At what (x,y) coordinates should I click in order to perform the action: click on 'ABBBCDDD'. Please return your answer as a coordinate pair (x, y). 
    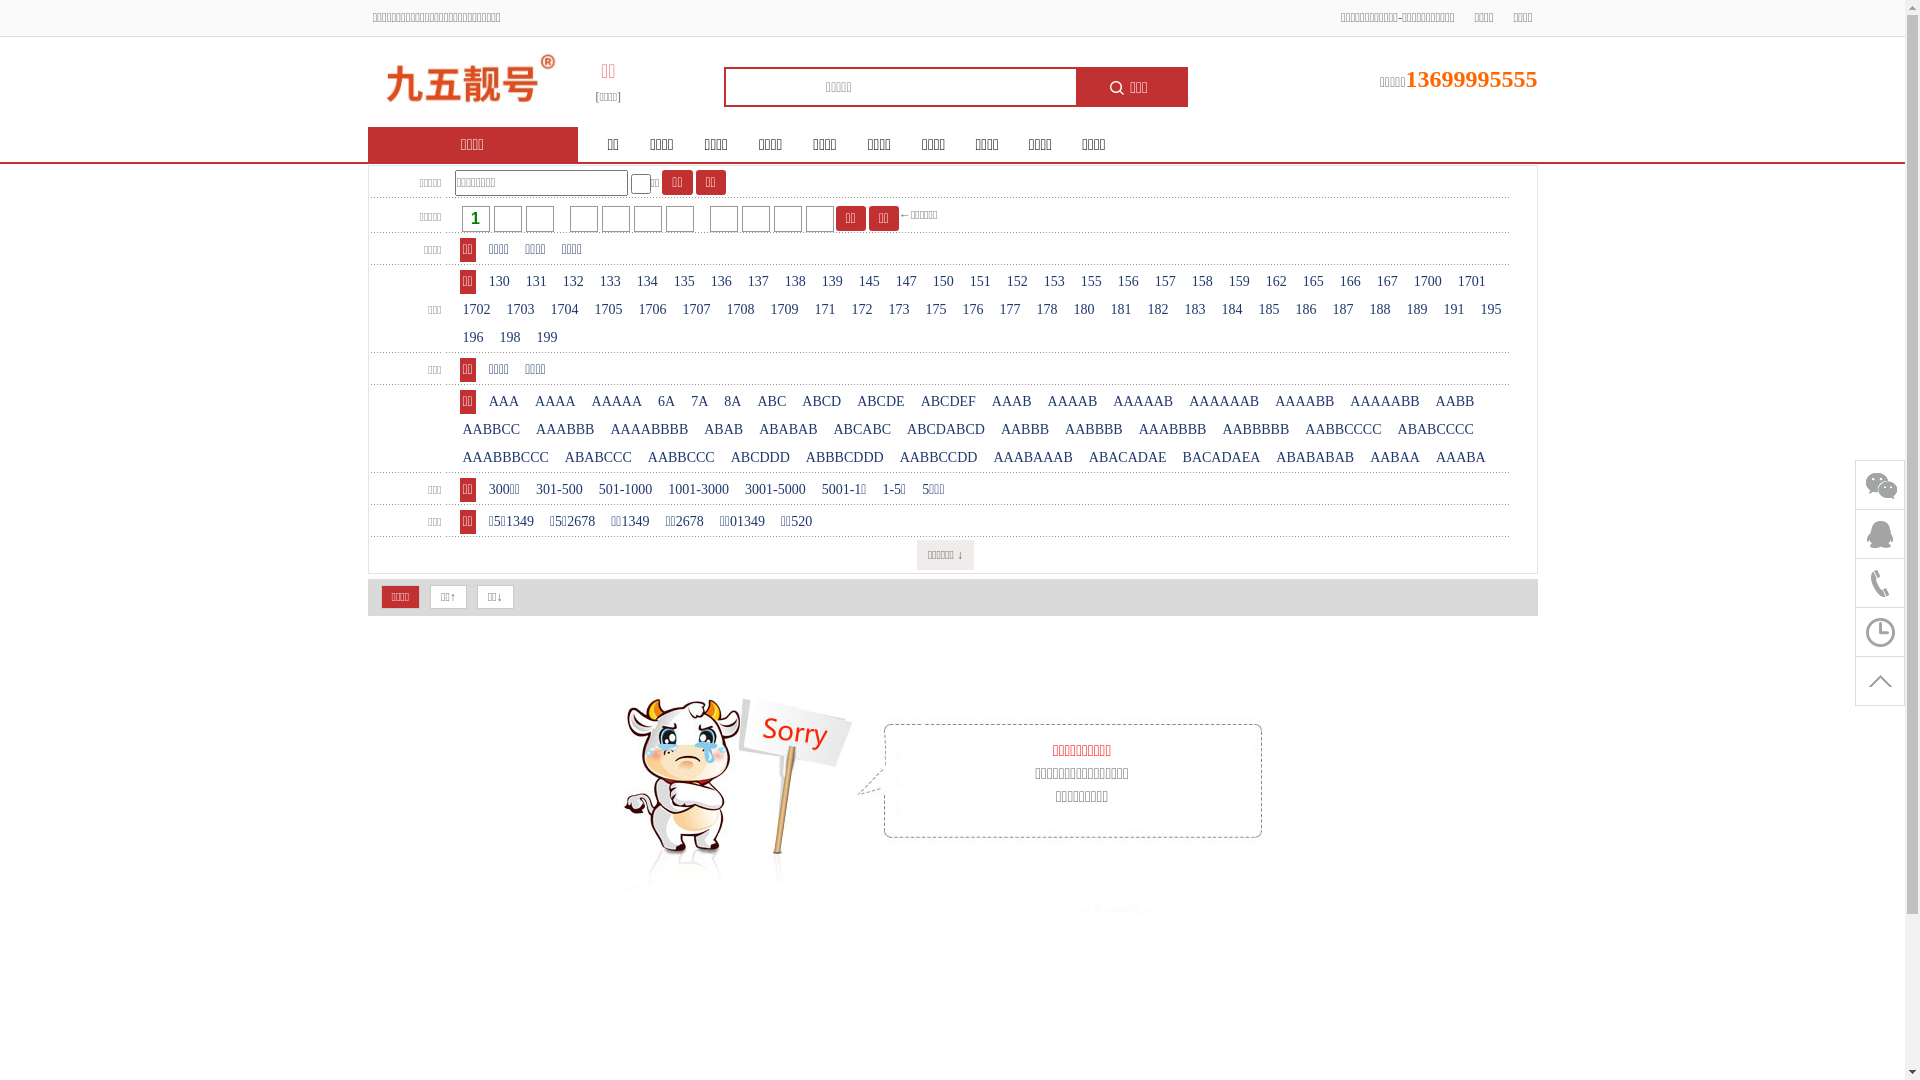
    Looking at the image, I should click on (844, 458).